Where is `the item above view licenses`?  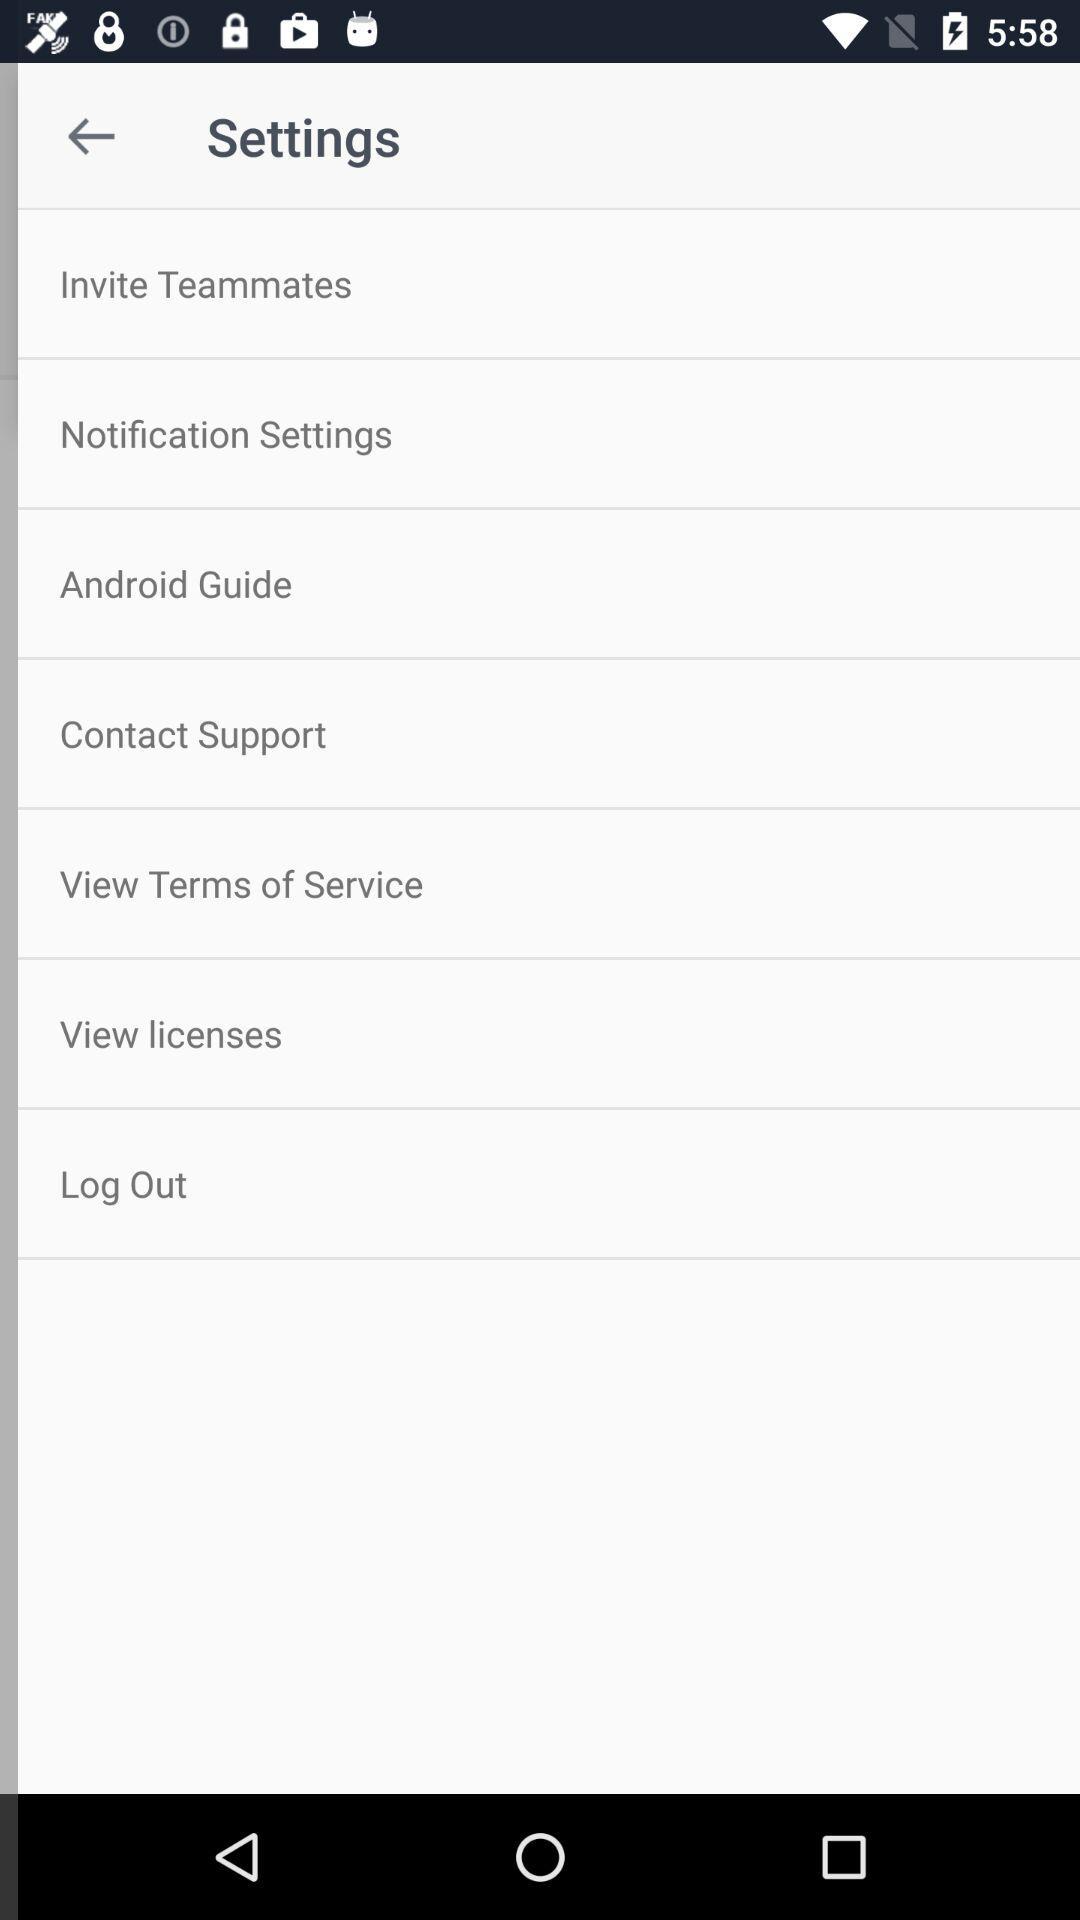
the item above view licenses is located at coordinates (540, 882).